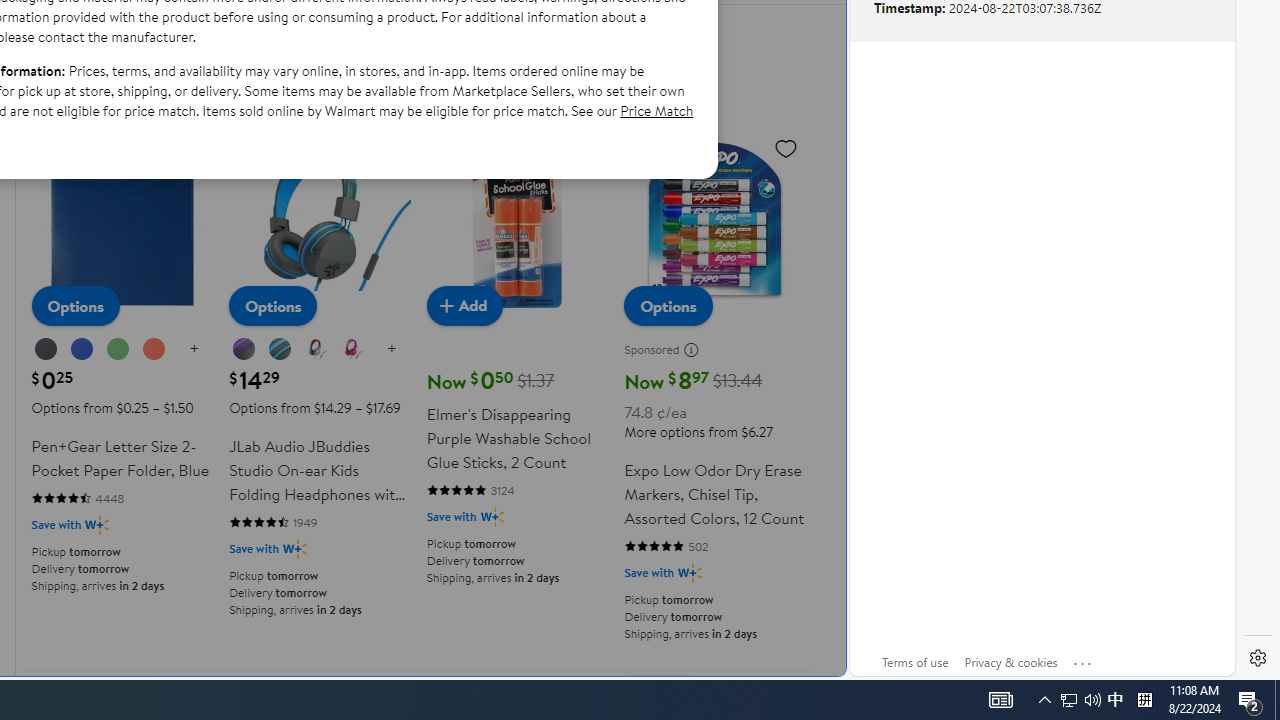  What do you see at coordinates (1011, 662) in the screenshot?
I see `'Privacy & cookies'` at bounding box center [1011, 662].